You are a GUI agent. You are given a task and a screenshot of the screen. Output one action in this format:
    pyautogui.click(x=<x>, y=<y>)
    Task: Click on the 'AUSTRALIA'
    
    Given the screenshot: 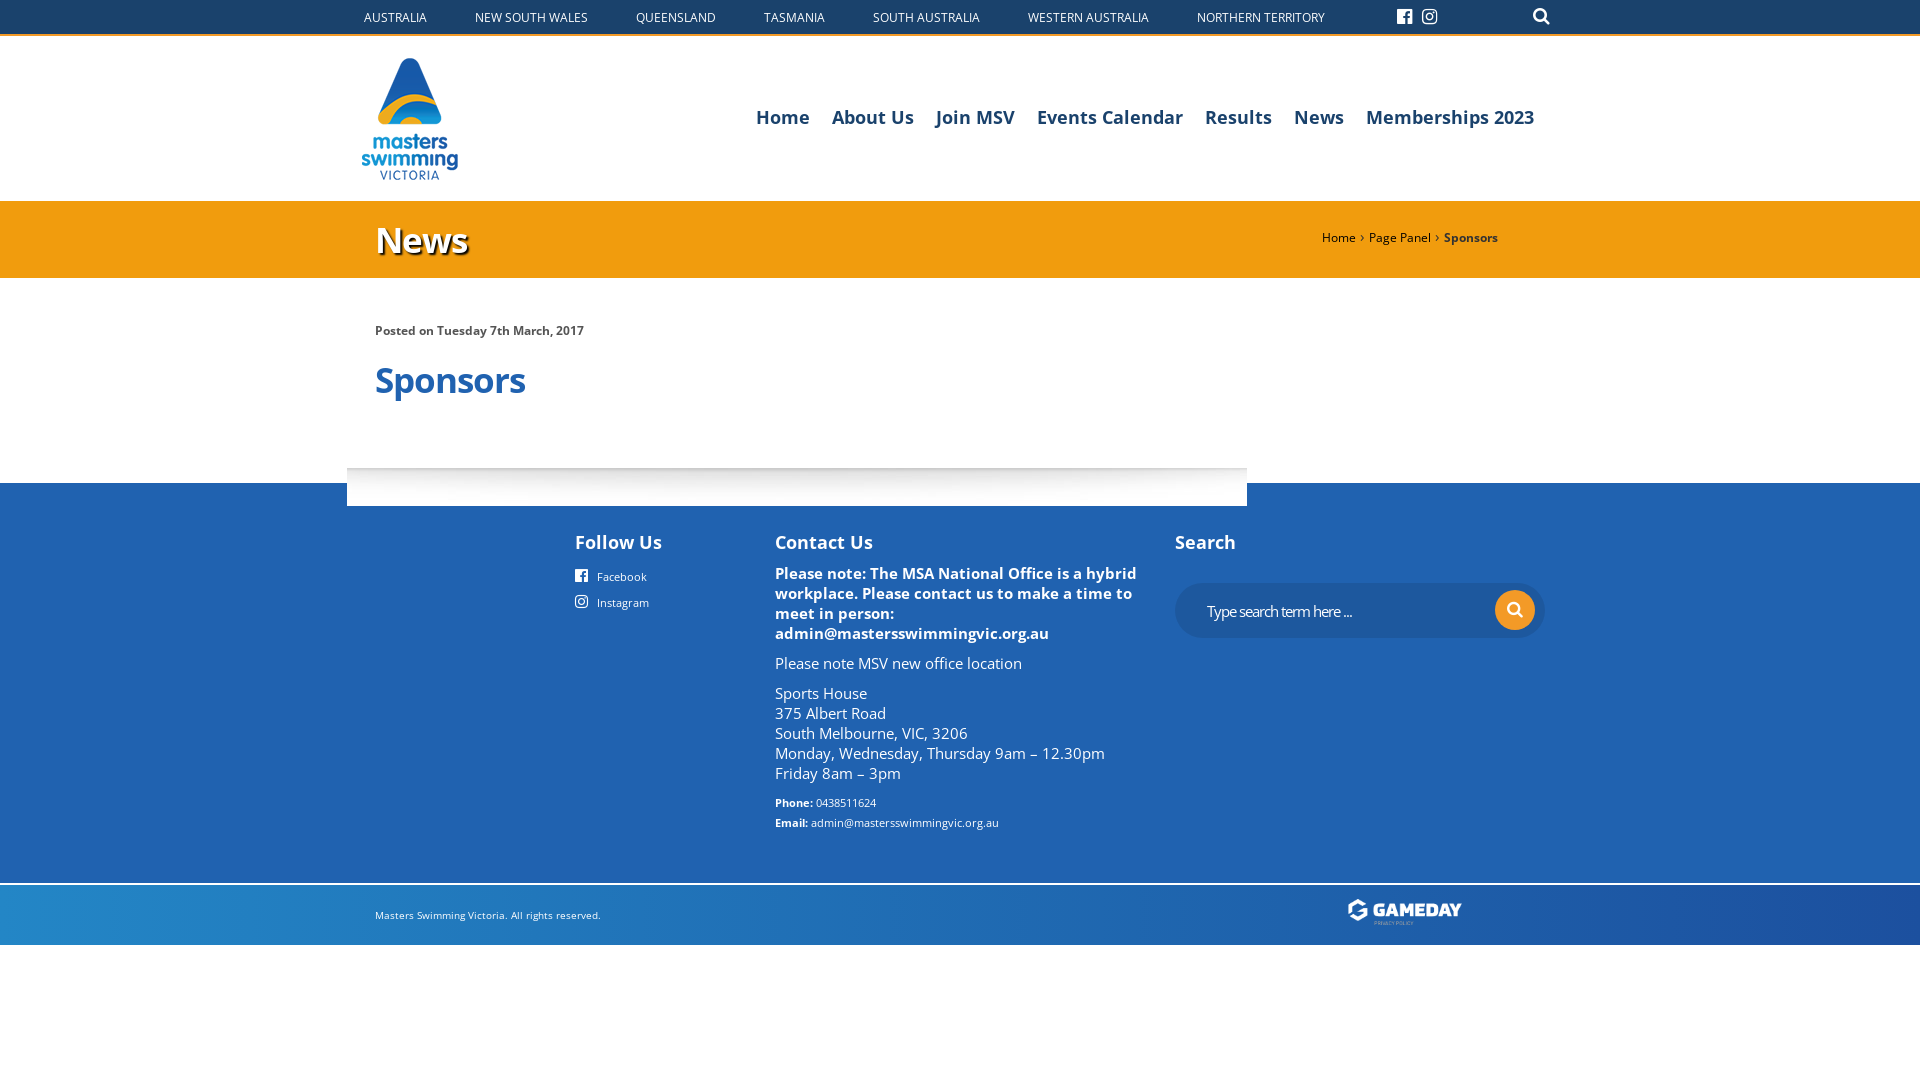 What is the action you would take?
    pyautogui.click(x=360, y=15)
    